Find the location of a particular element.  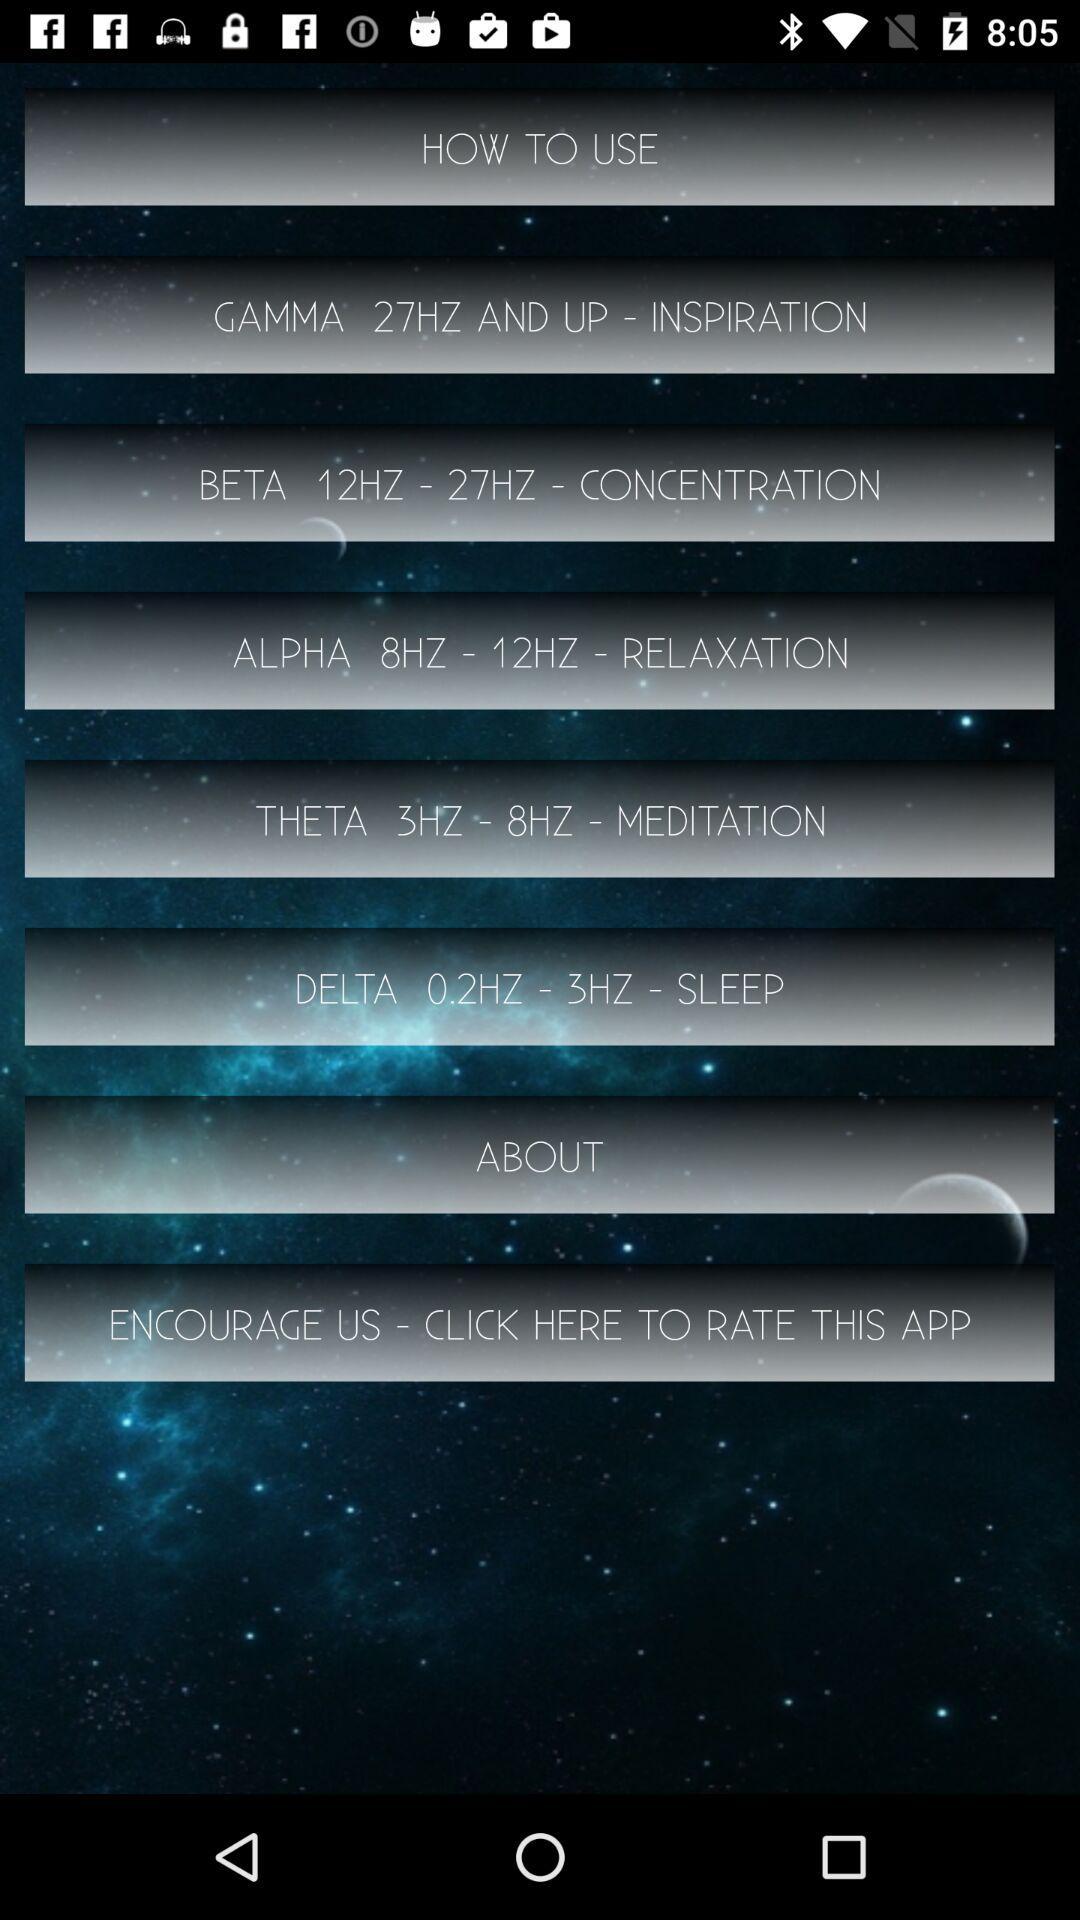

item above beta 12hz 27hz button is located at coordinates (540, 314).